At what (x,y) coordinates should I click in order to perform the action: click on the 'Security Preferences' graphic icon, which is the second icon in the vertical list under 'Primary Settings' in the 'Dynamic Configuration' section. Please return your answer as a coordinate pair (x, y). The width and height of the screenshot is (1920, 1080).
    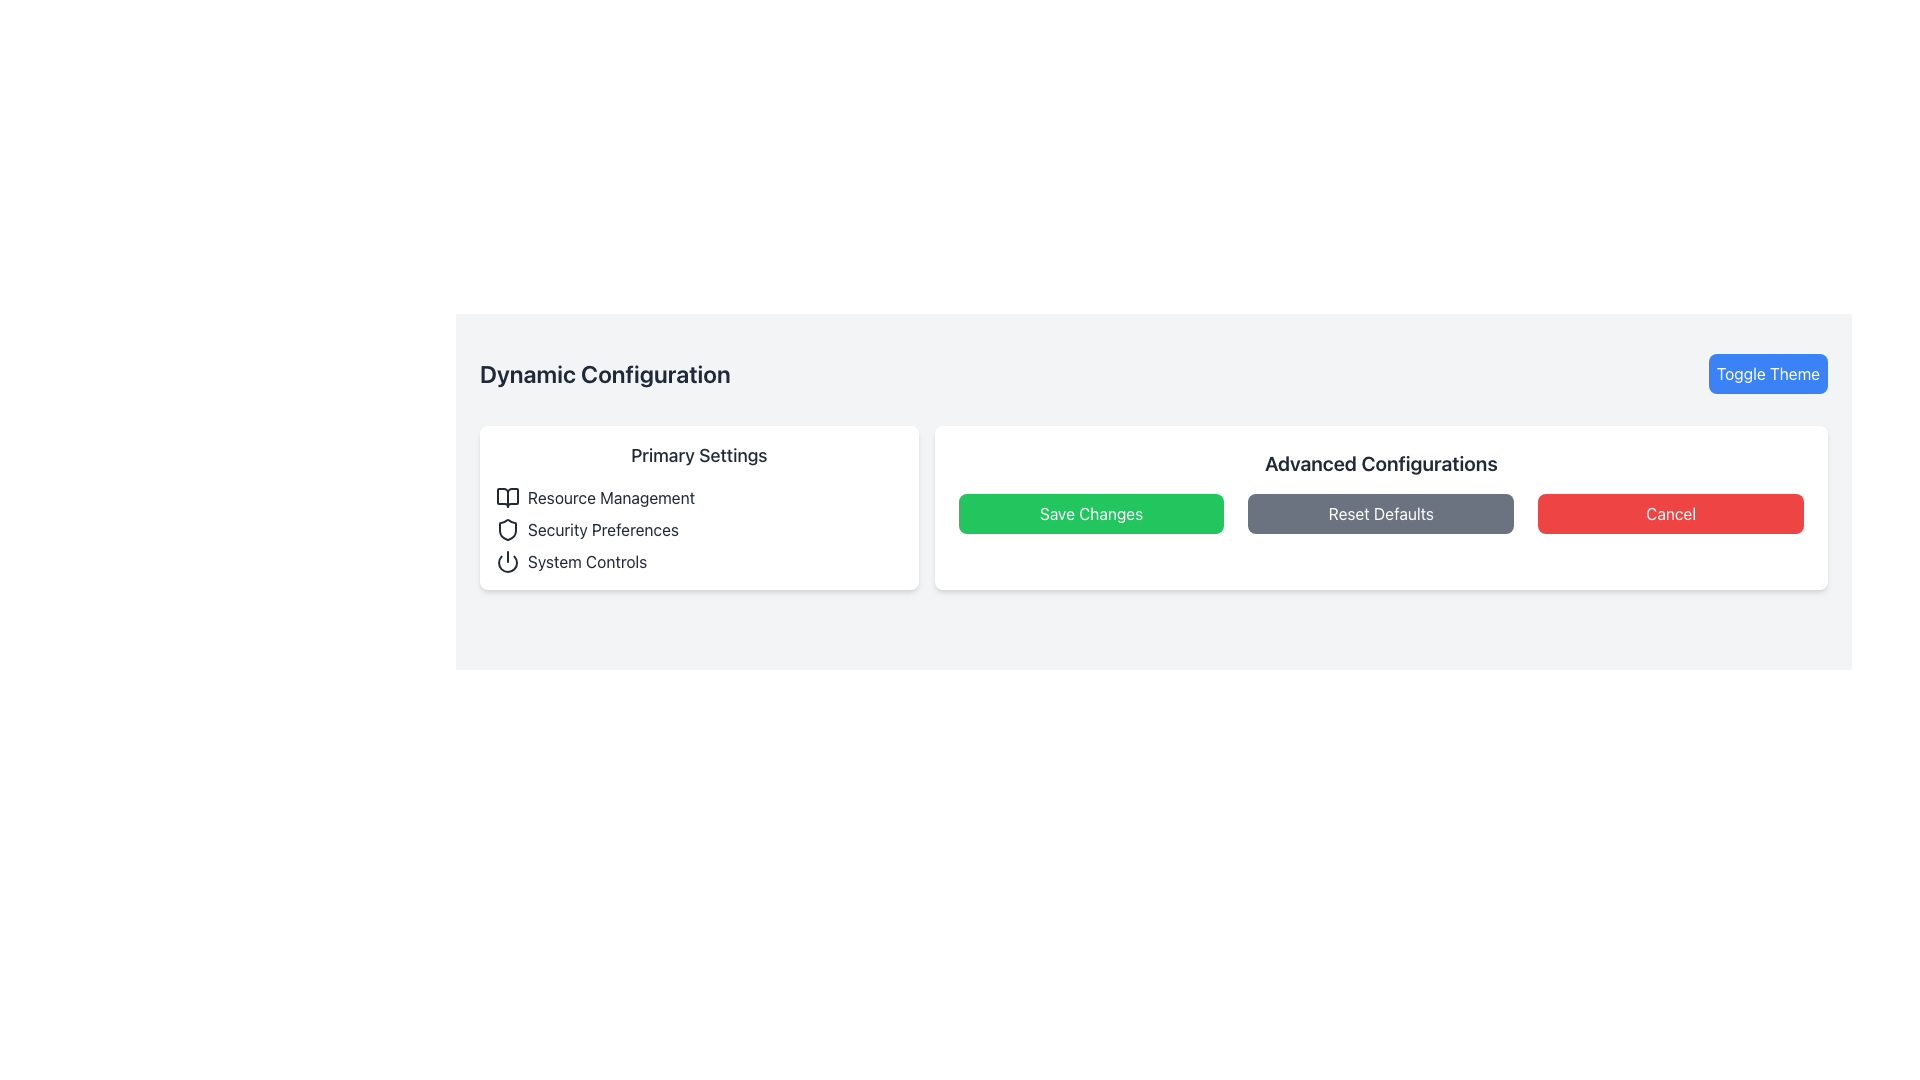
    Looking at the image, I should click on (508, 528).